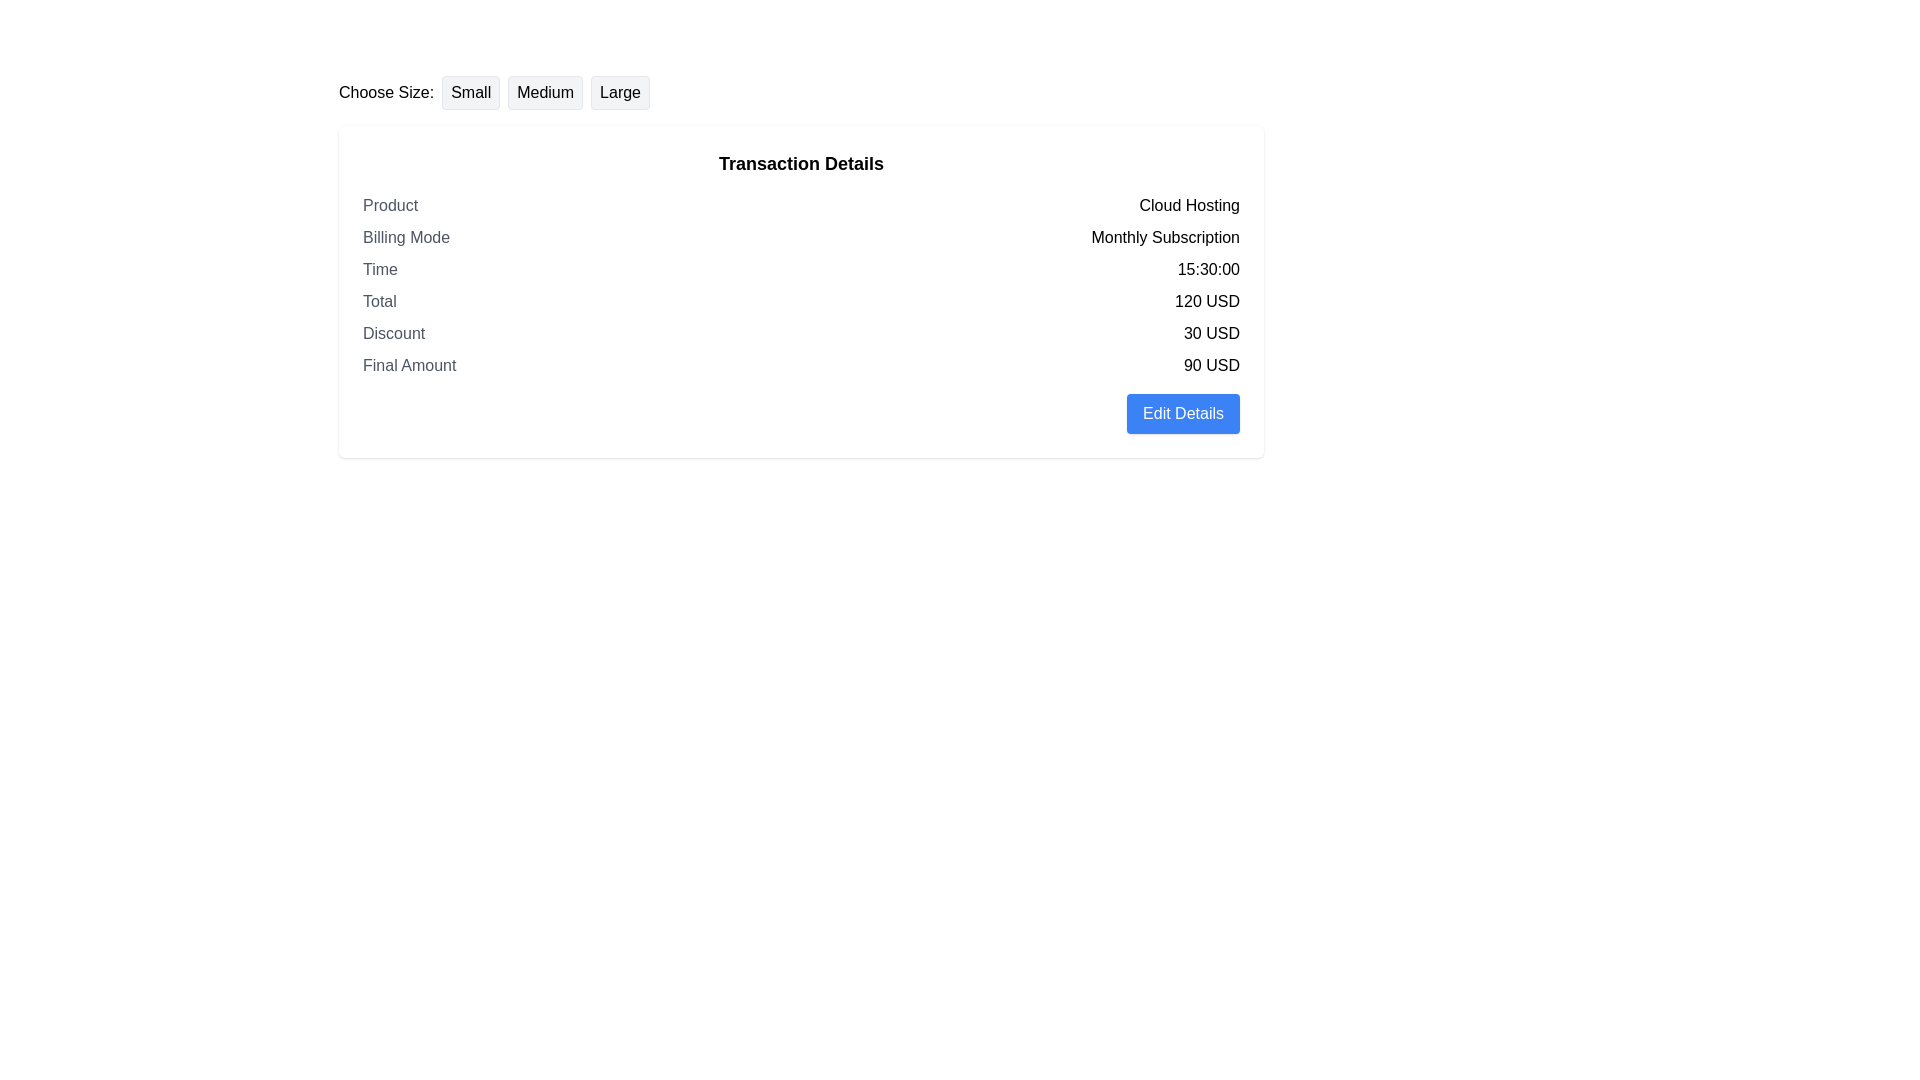 Image resolution: width=1920 pixels, height=1080 pixels. Describe the element at coordinates (394, 333) in the screenshot. I see `the Text Label that describes the associated pricing value indicating a deduction in the total cost, located at the leftmost position in the pricing breakdown row` at that location.